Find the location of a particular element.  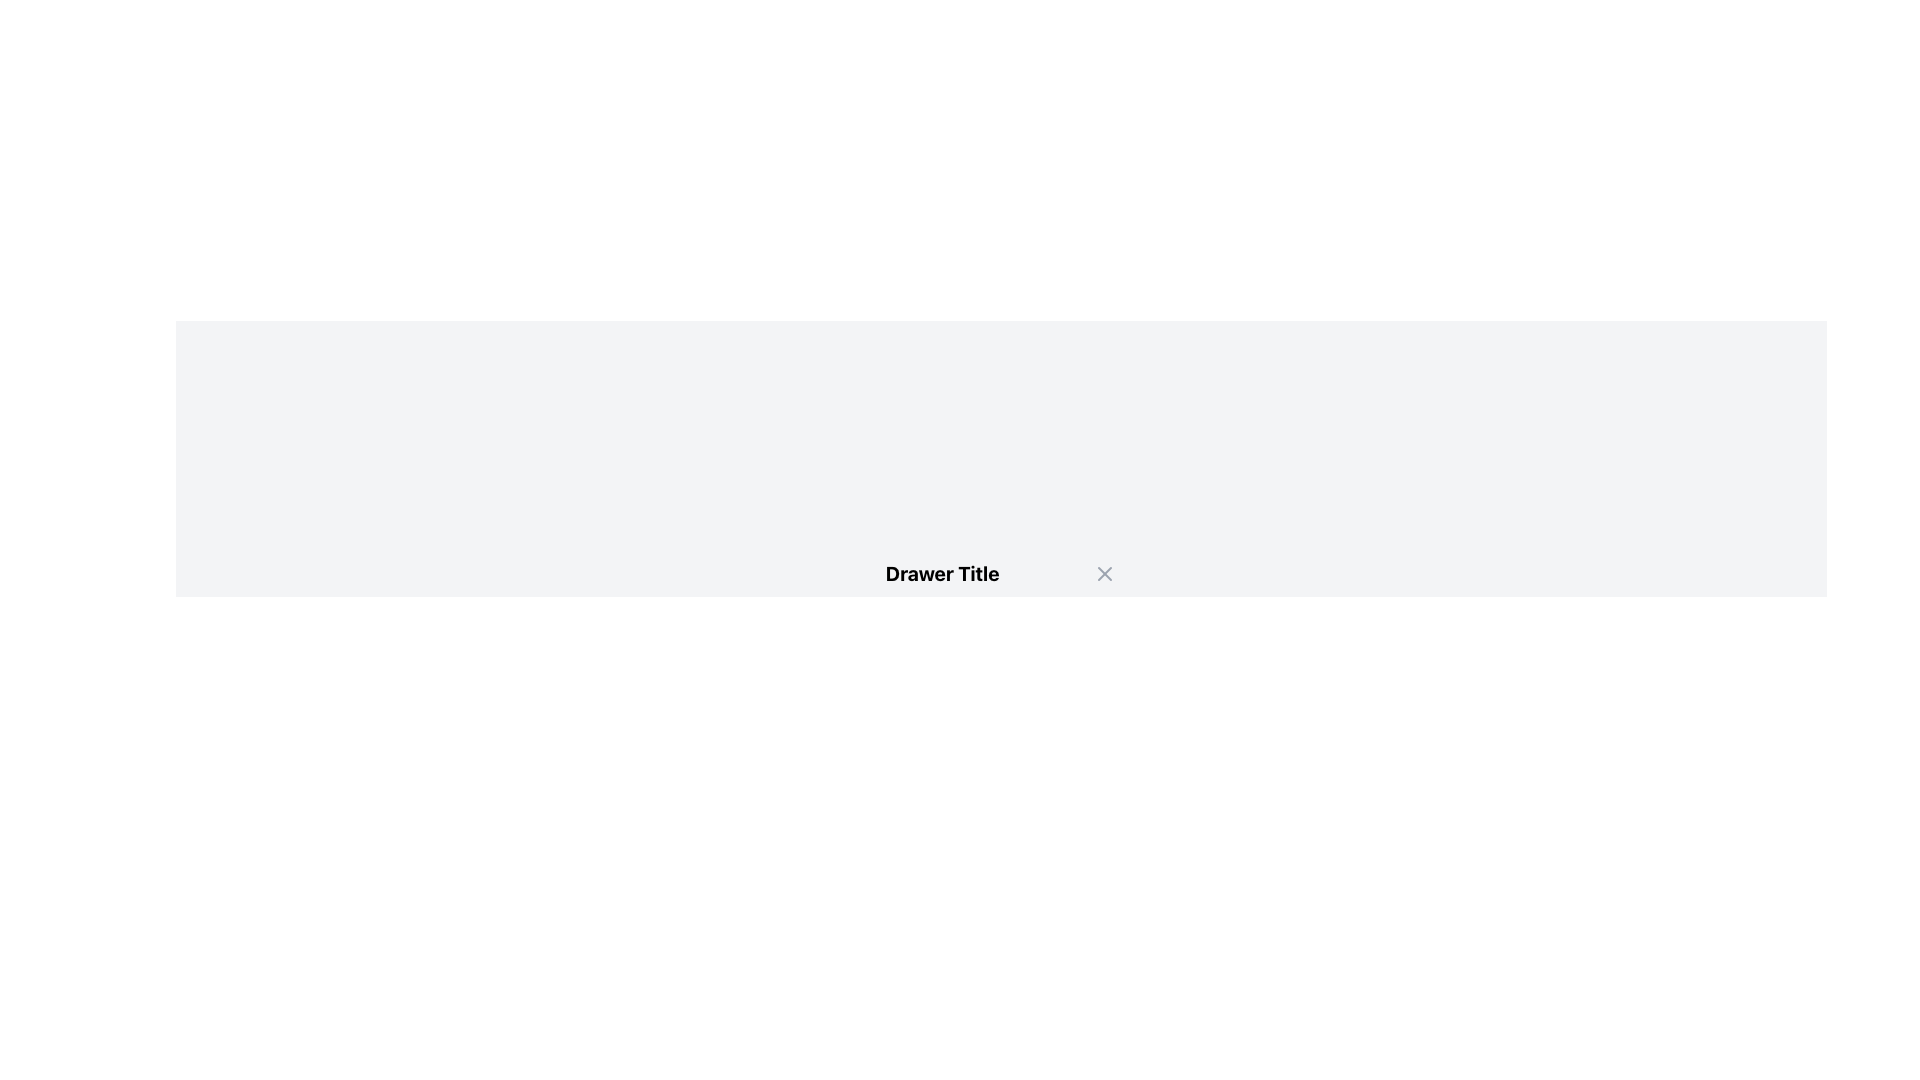

the 'X' icon located at the bottom-right corner of the toolbar, adjacent to the title 'Drawer Title' is located at coordinates (1104, 574).